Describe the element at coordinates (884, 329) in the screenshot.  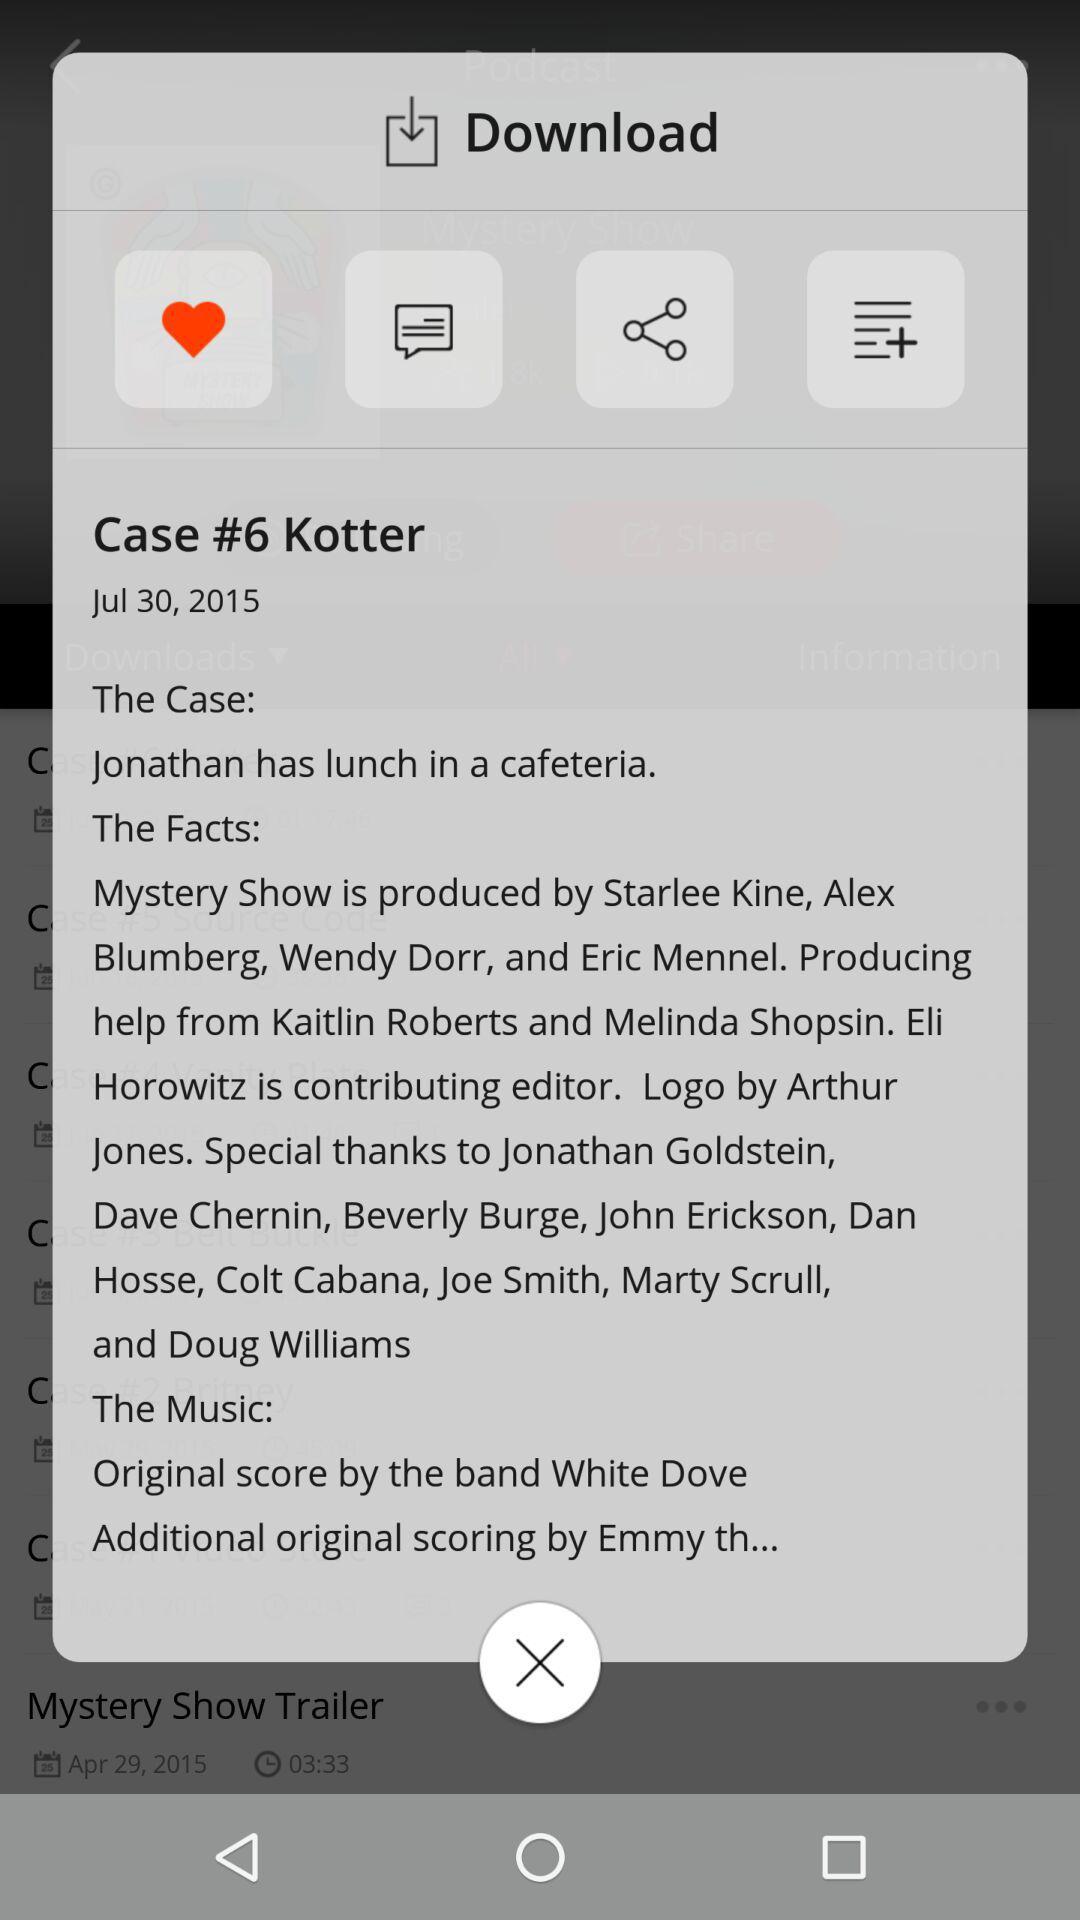
I see `notes` at that location.